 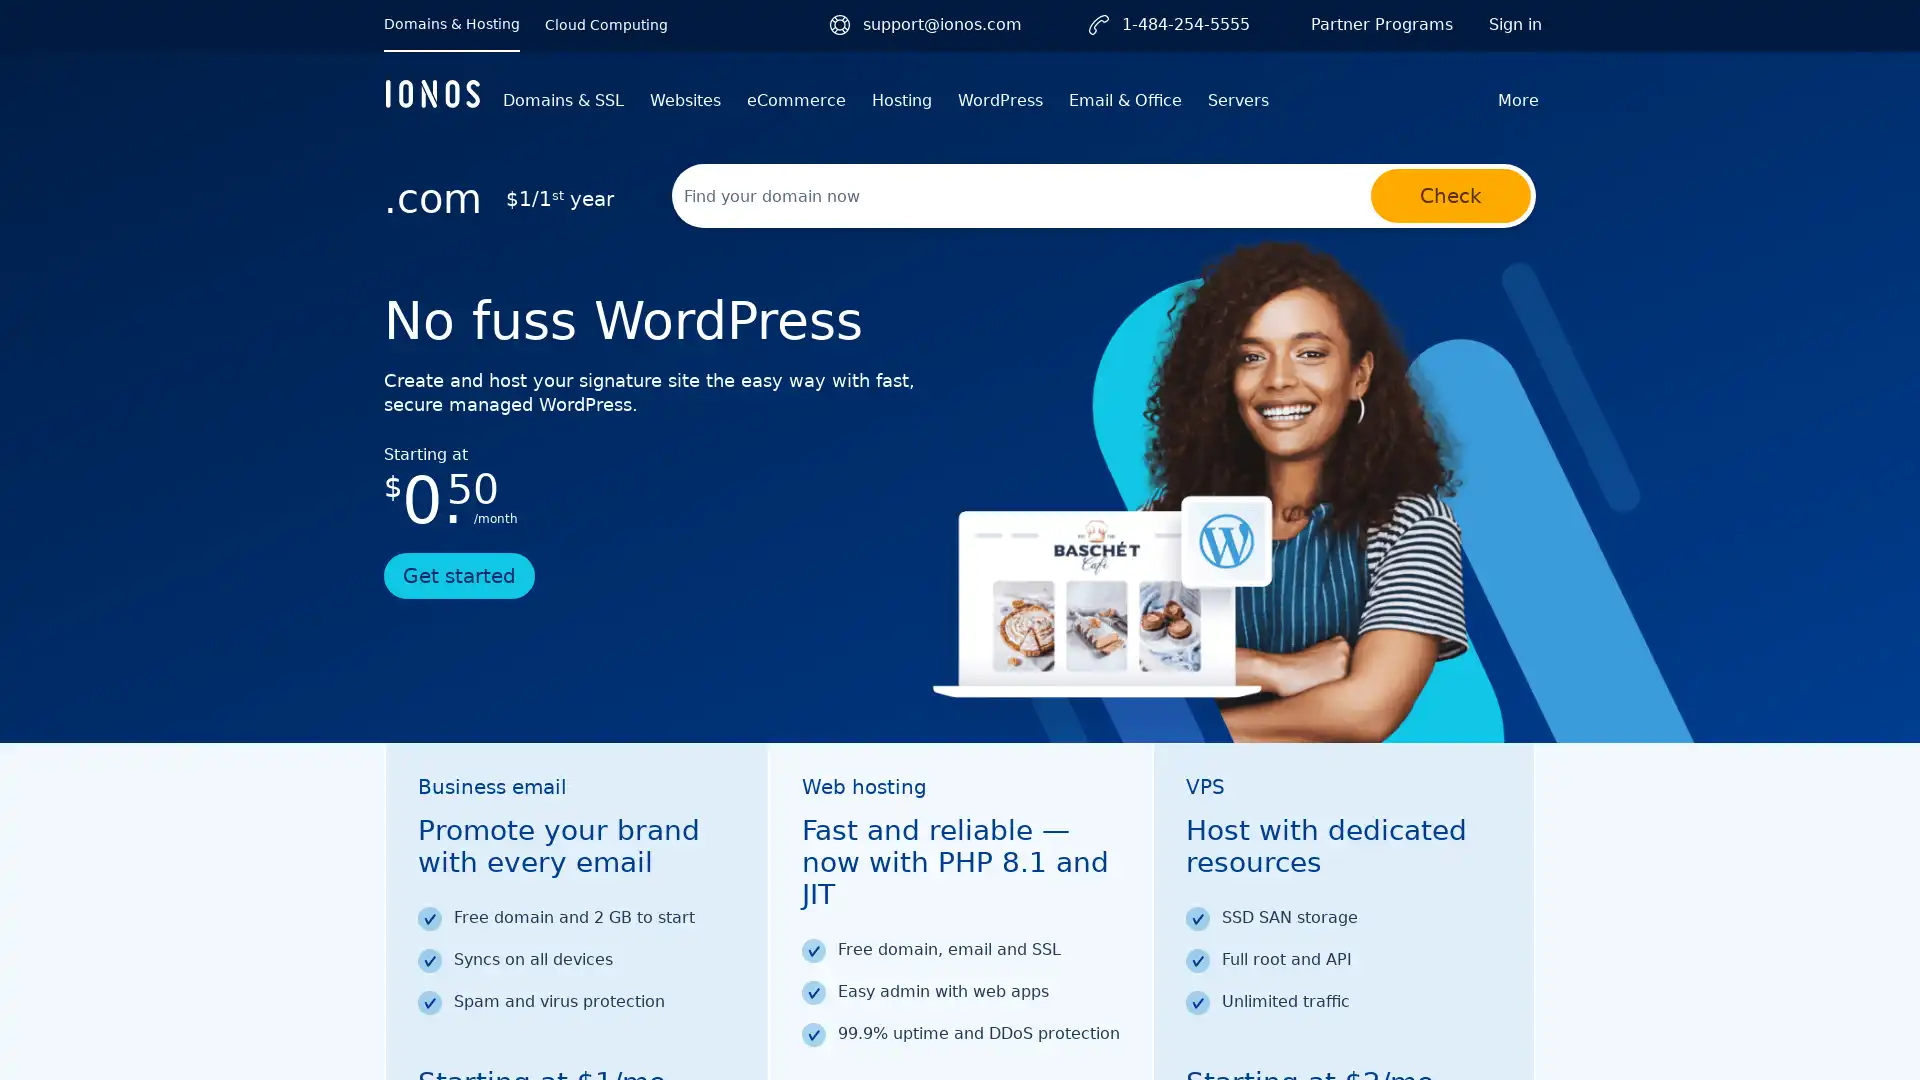 I want to click on Servers, so click(x=1237, y=100).